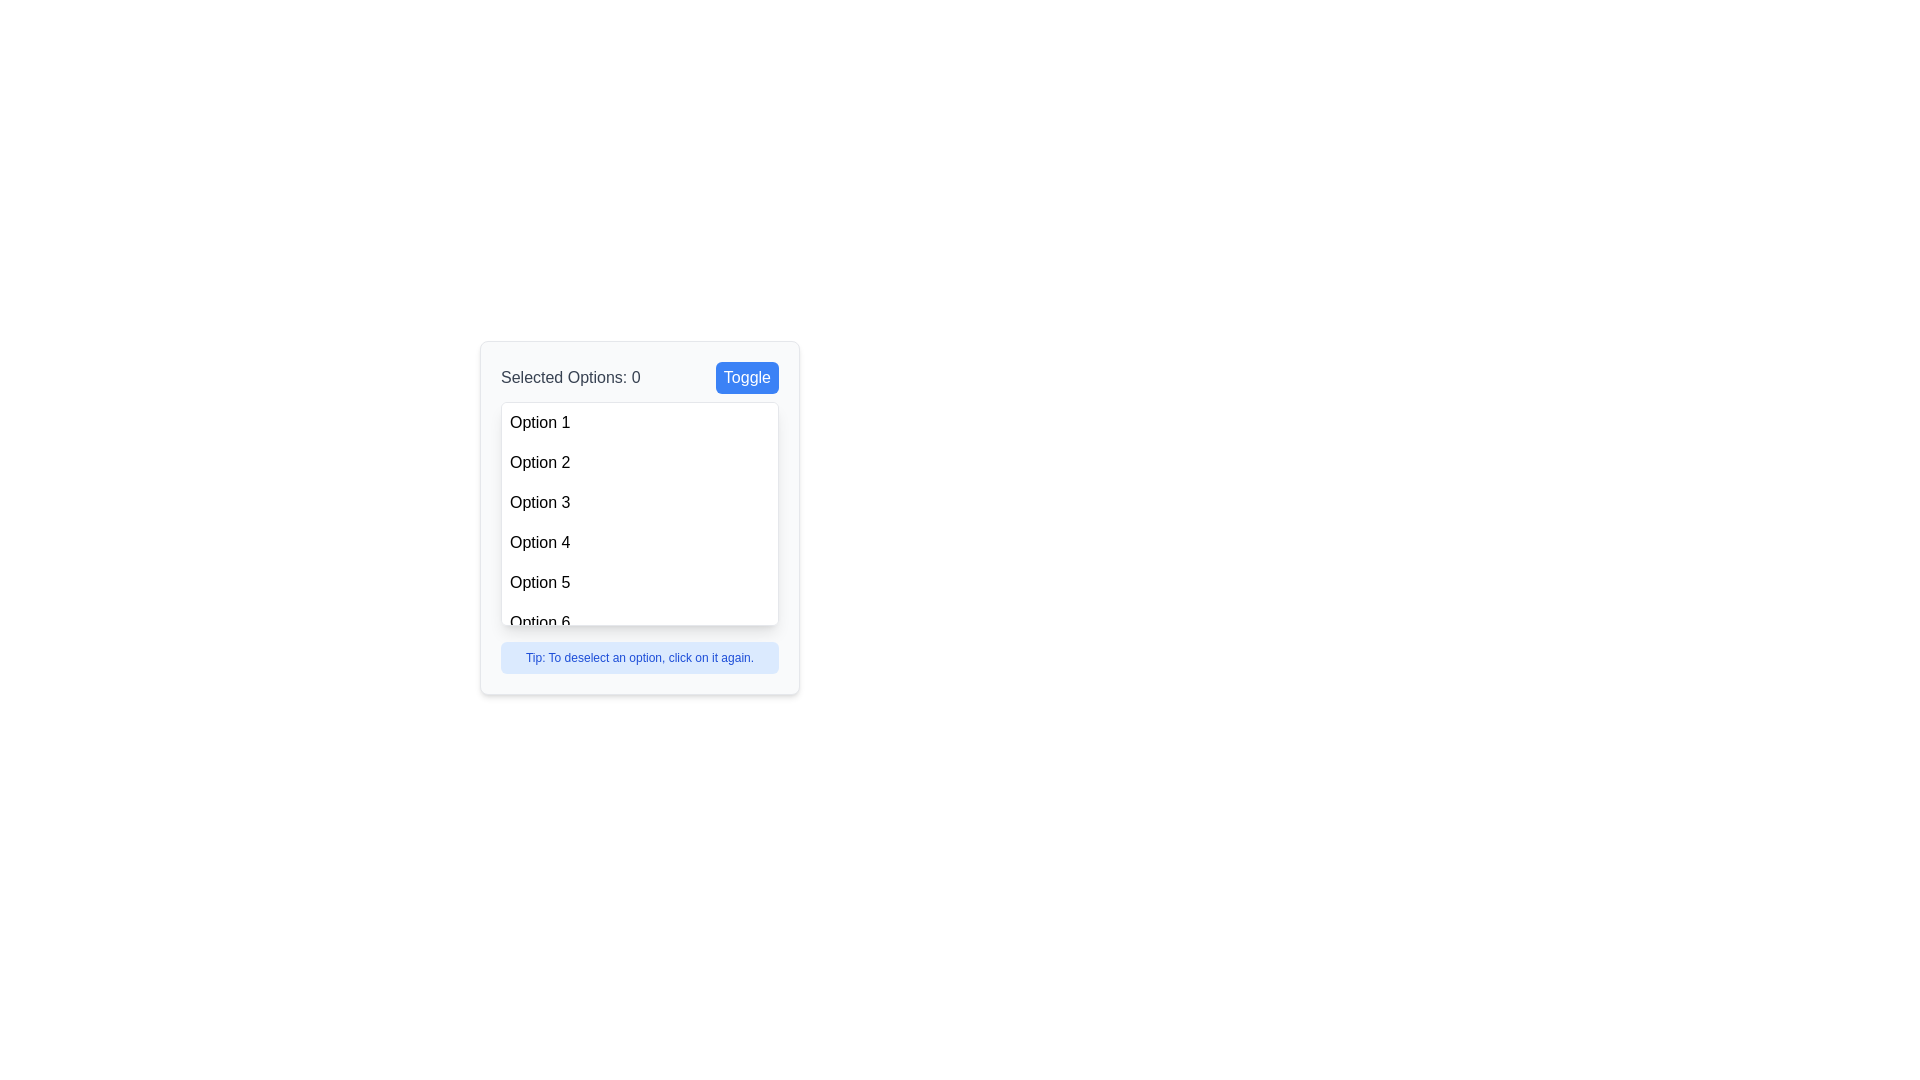 This screenshot has height=1080, width=1920. I want to click on the first item labeled 'Option 1' in the dropdown menu, so click(540, 422).